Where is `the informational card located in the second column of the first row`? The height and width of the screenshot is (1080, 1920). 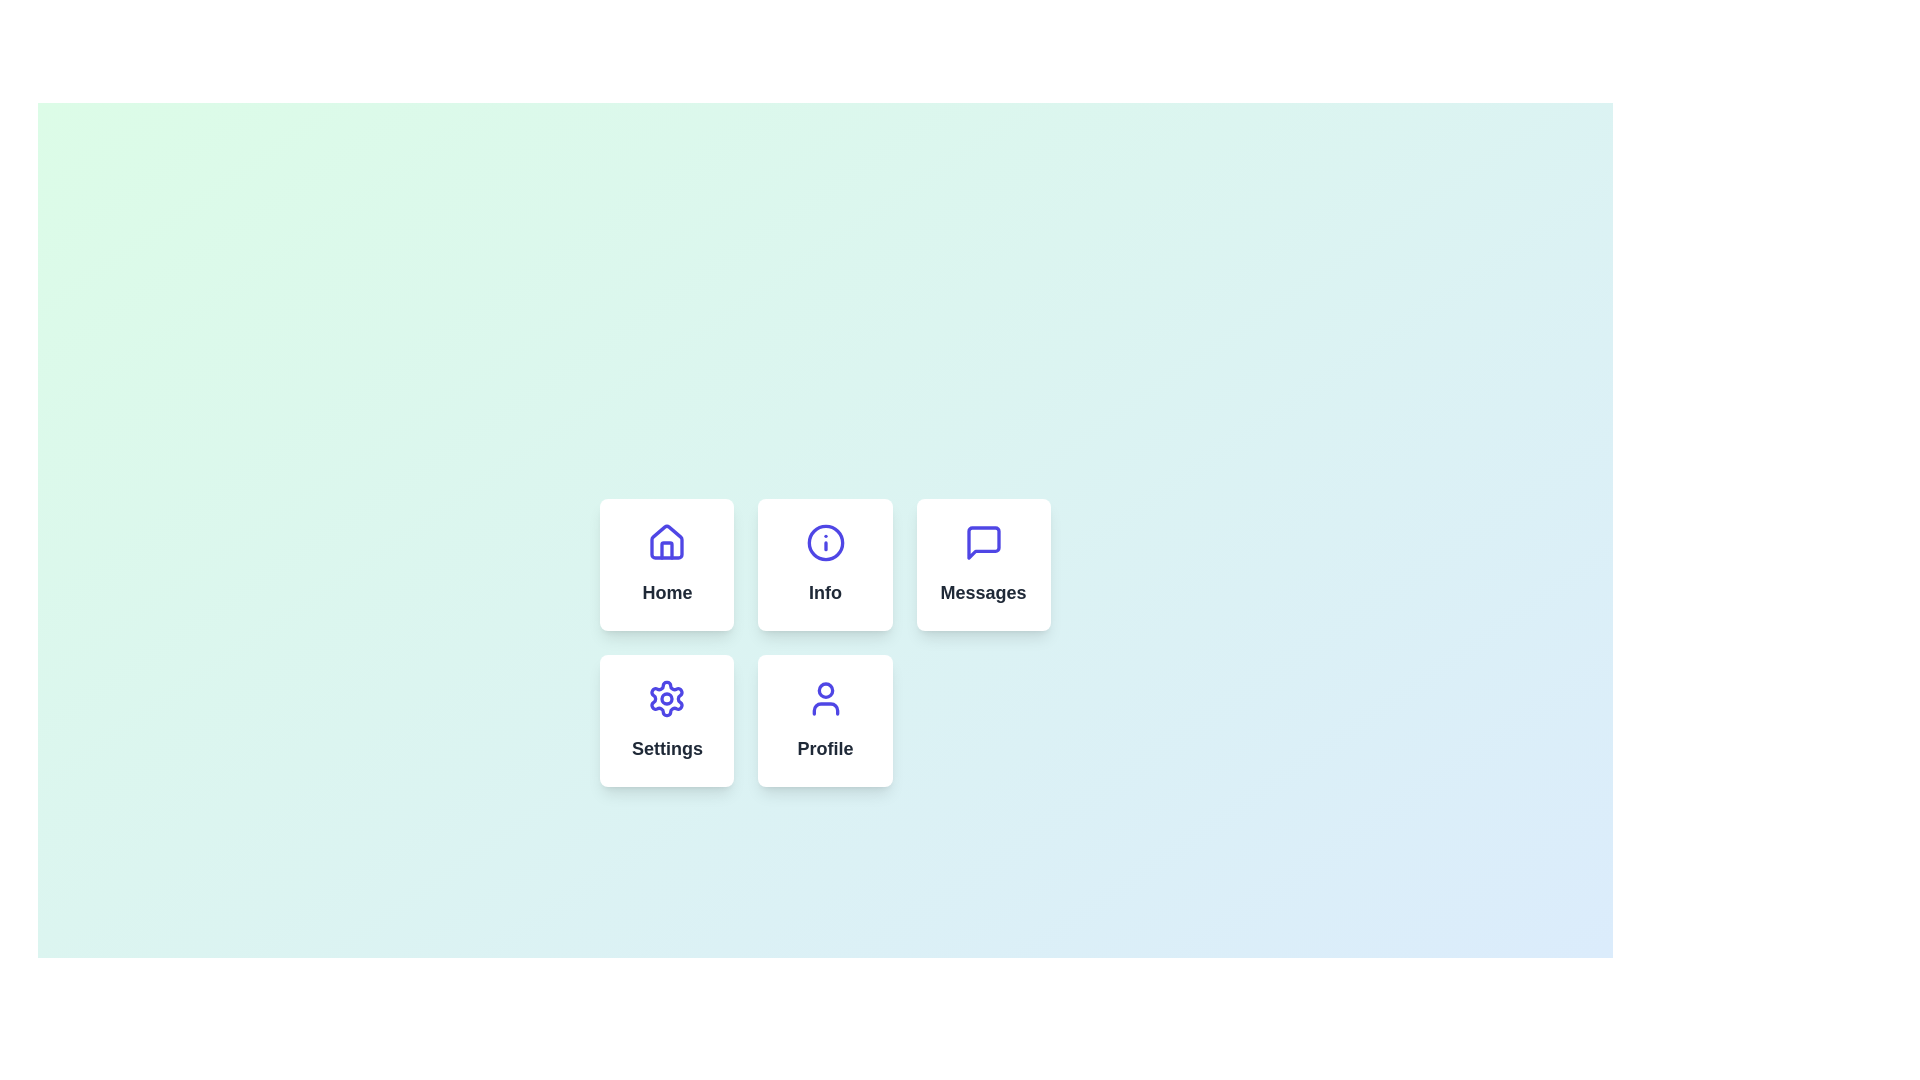 the informational card located in the second column of the first row is located at coordinates (825, 564).